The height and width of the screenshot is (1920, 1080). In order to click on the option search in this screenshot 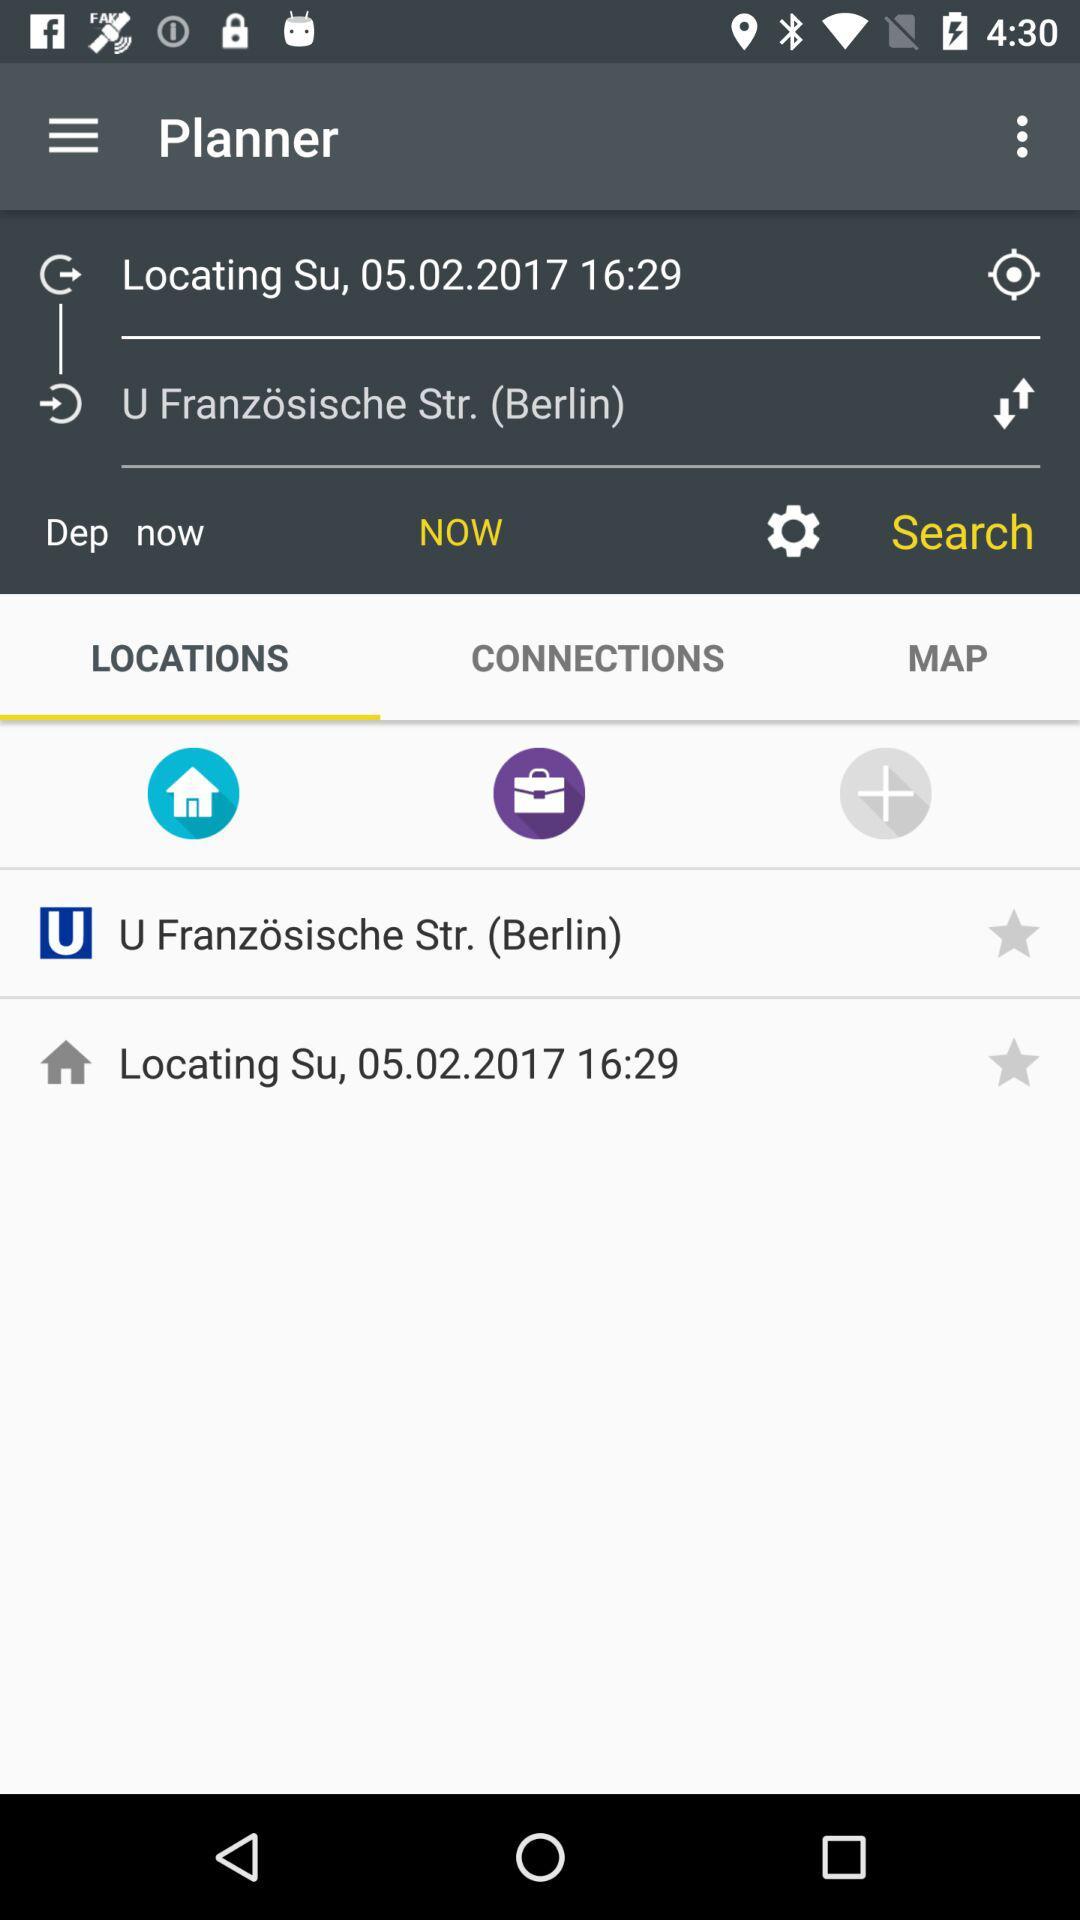, I will do `click(962, 531)`.